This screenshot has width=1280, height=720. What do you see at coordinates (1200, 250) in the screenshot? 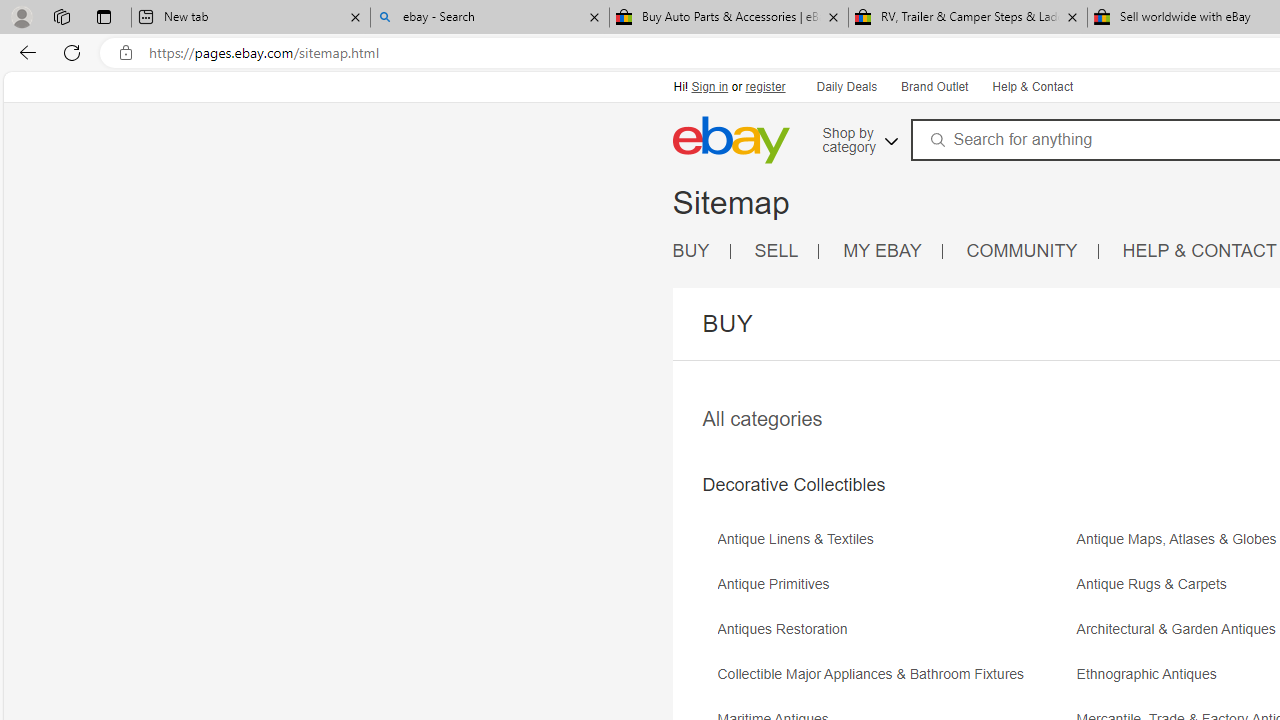
I see `'HELP & CONTACT'` at bounding box center [1200, 250].